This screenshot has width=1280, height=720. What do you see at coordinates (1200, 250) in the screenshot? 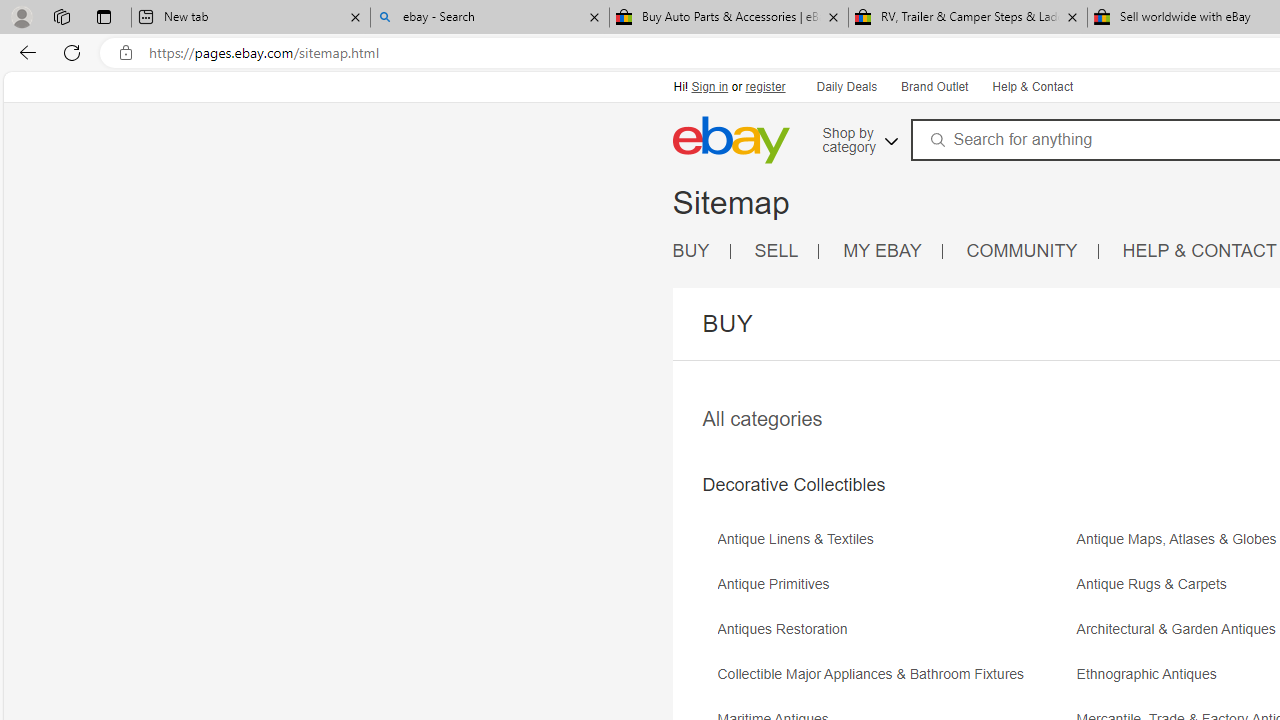
I see `'HELP & CONTACT'` at bounding box center [1200, 250].